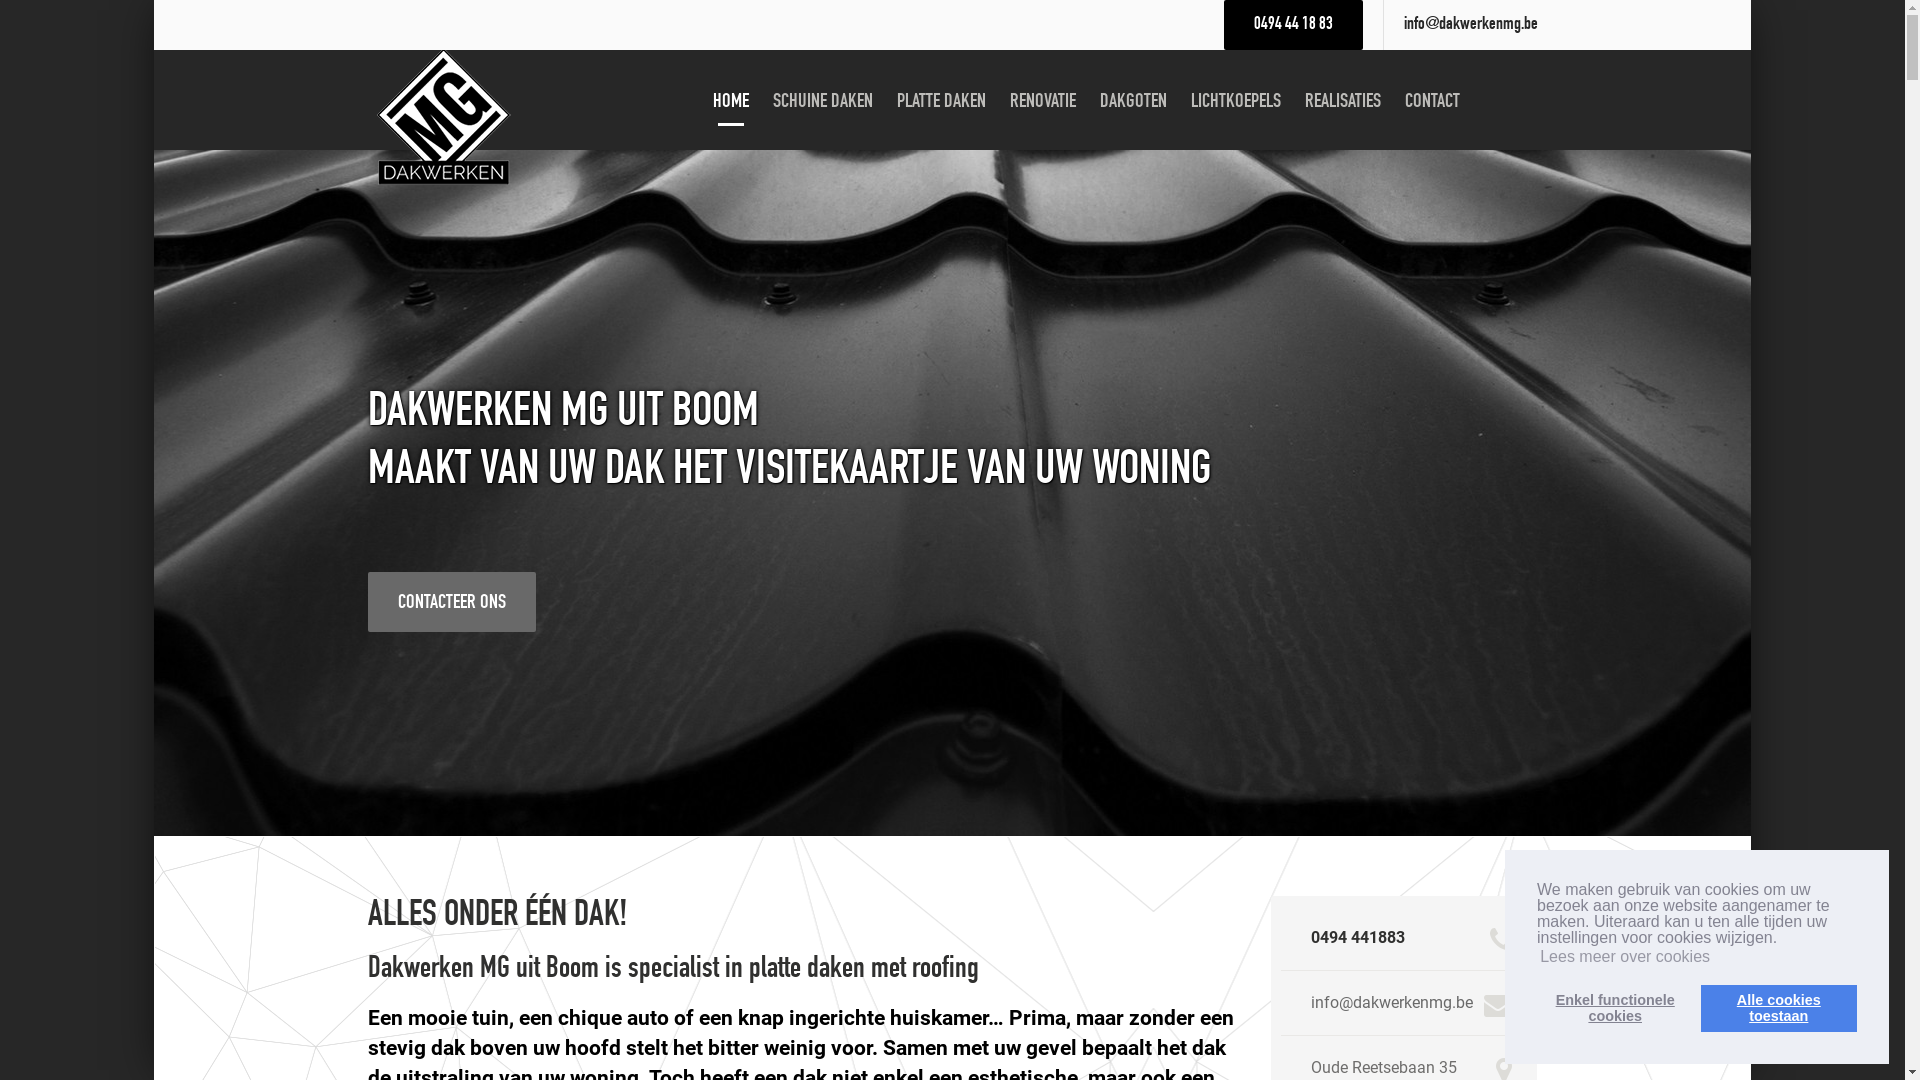 The width and height of the screenshot is (1920, 1080). What do you see at coordinates (450, 600) in the screenshot?
I see `'CONTACTEER ONS'` at bounding box center [450, 600].